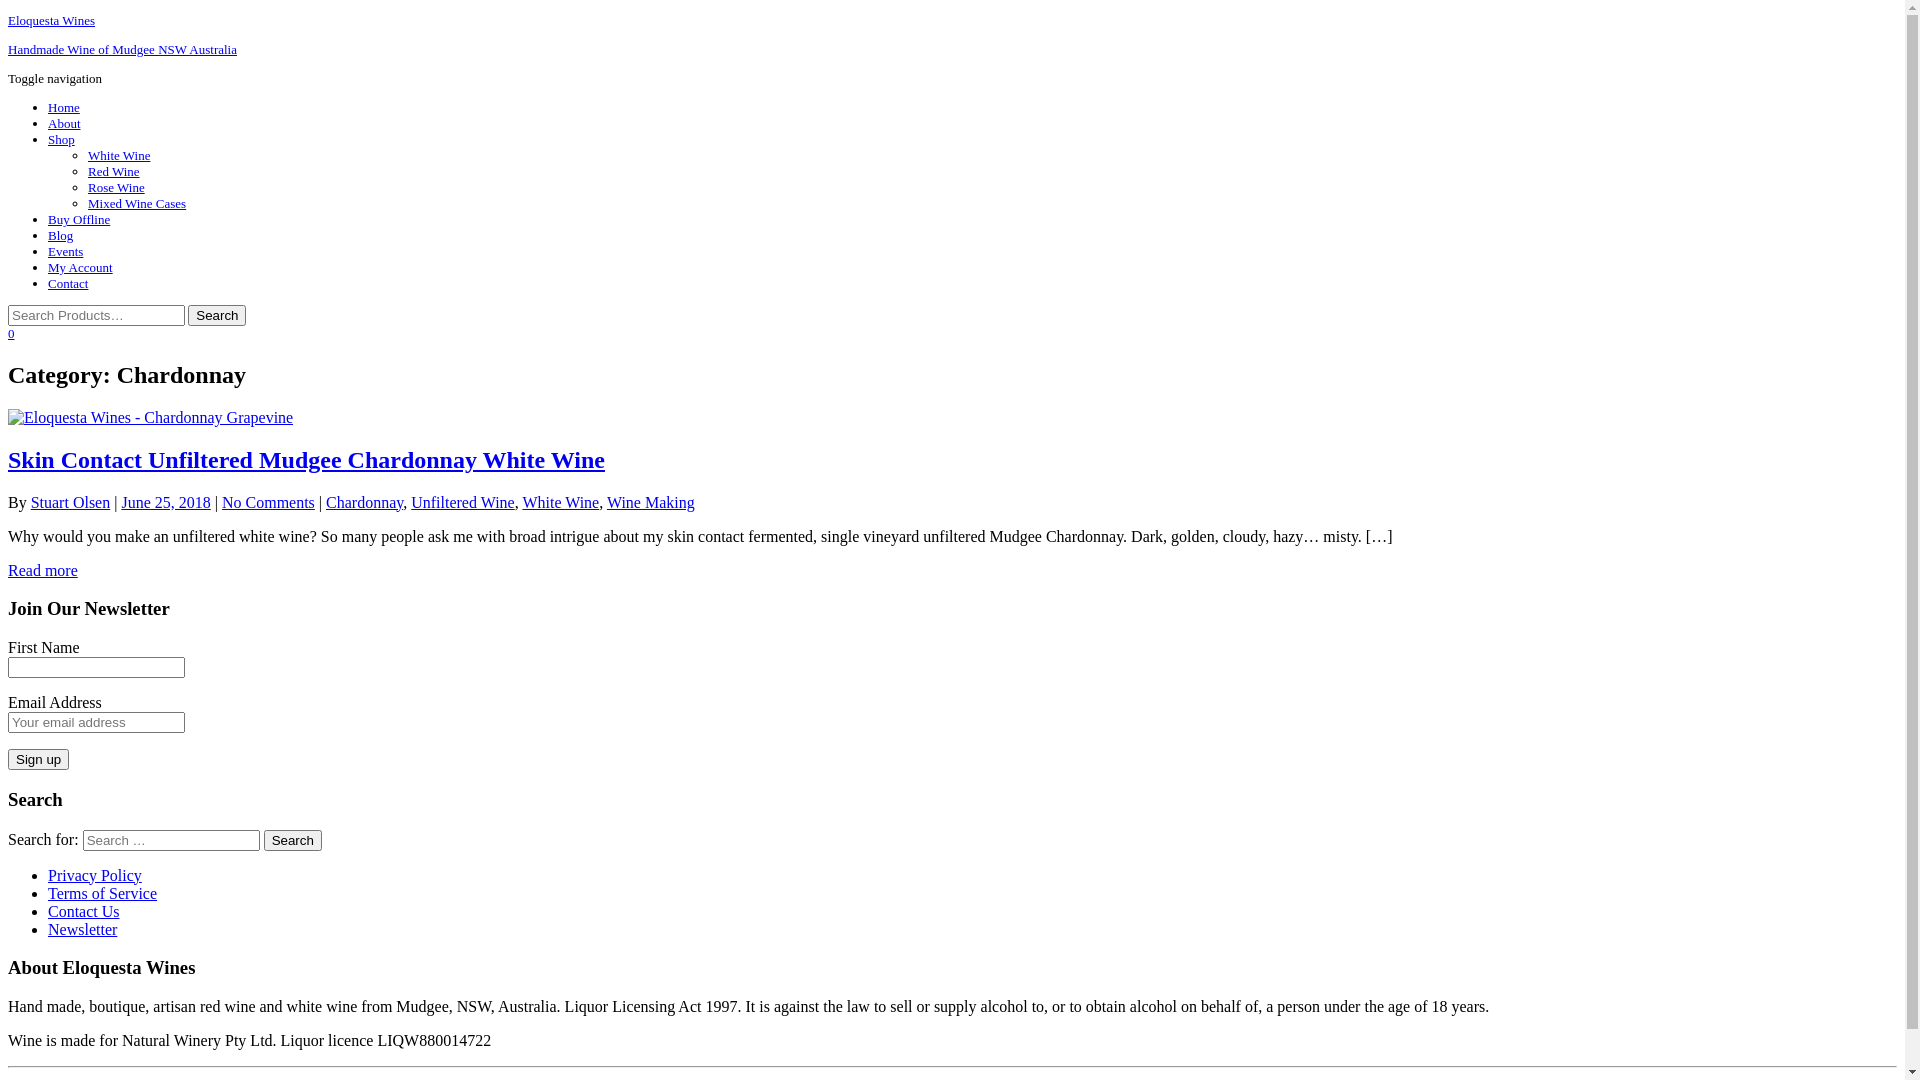 The width and height of the screenshot is (1920, 1080). I want to click on 'About', so click(64, 123).